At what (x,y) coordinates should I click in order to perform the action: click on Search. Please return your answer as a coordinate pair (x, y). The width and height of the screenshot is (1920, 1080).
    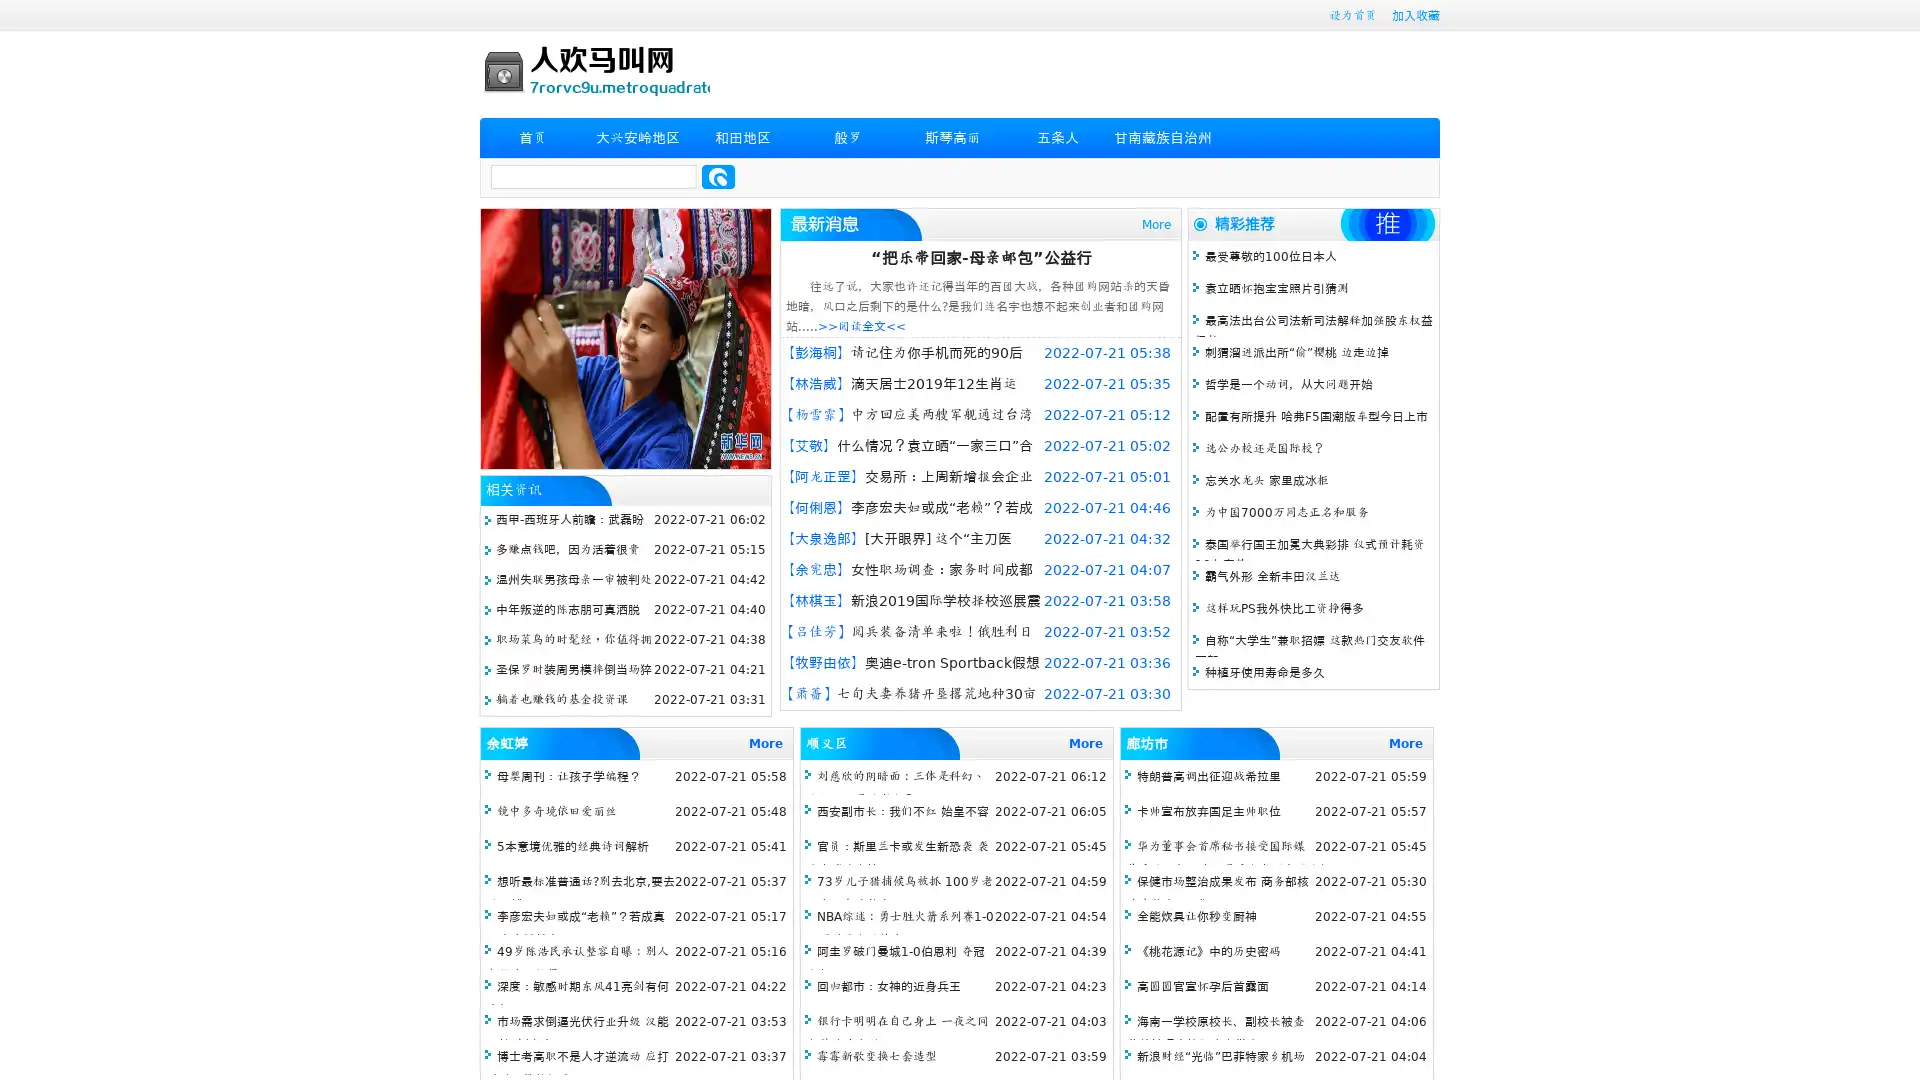
    Looking at the image, I should click on (718, 176).